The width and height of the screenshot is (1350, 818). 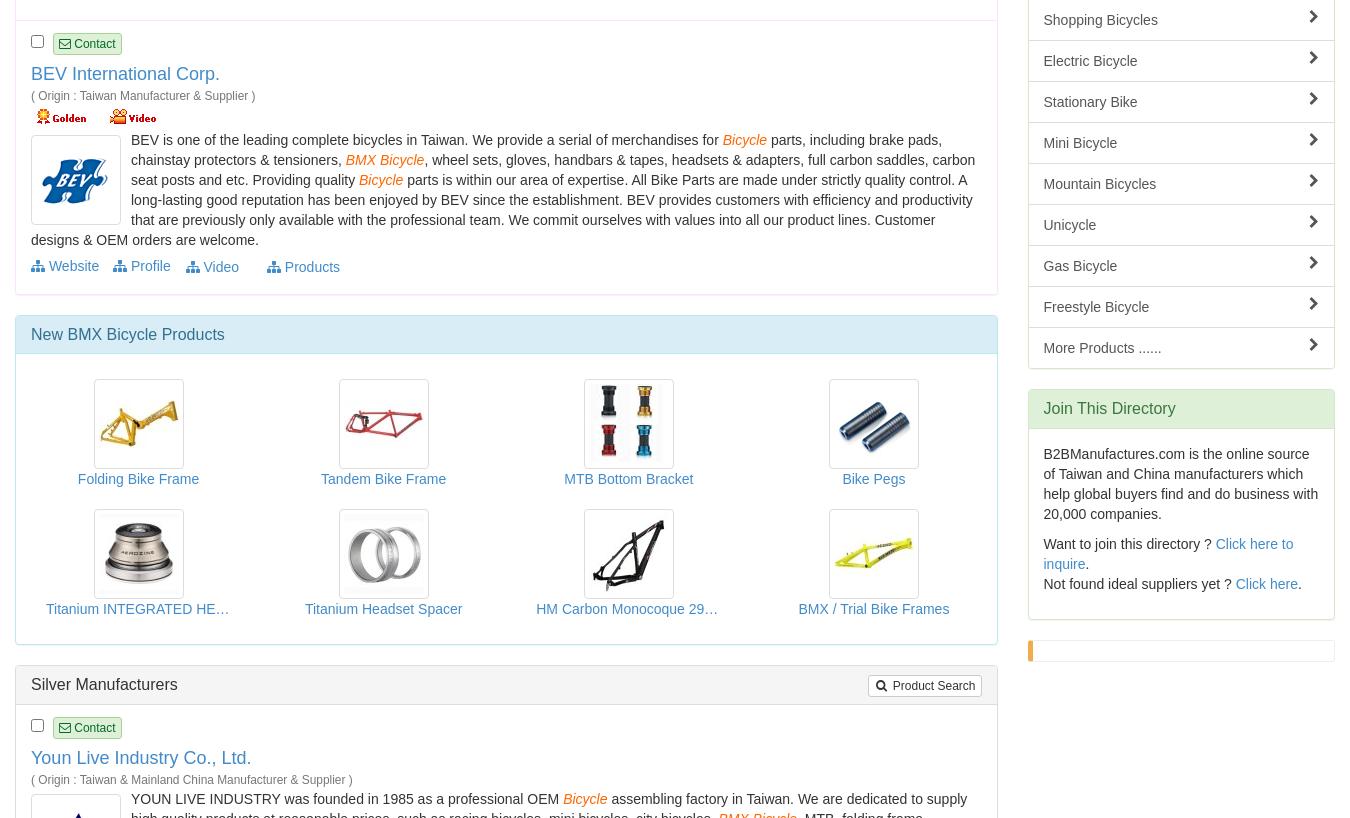 What do you see at coordinates (628, 479) in the screenshot?
I see `'MTB Bottom Bracket'` at bounding box center [628, 479].